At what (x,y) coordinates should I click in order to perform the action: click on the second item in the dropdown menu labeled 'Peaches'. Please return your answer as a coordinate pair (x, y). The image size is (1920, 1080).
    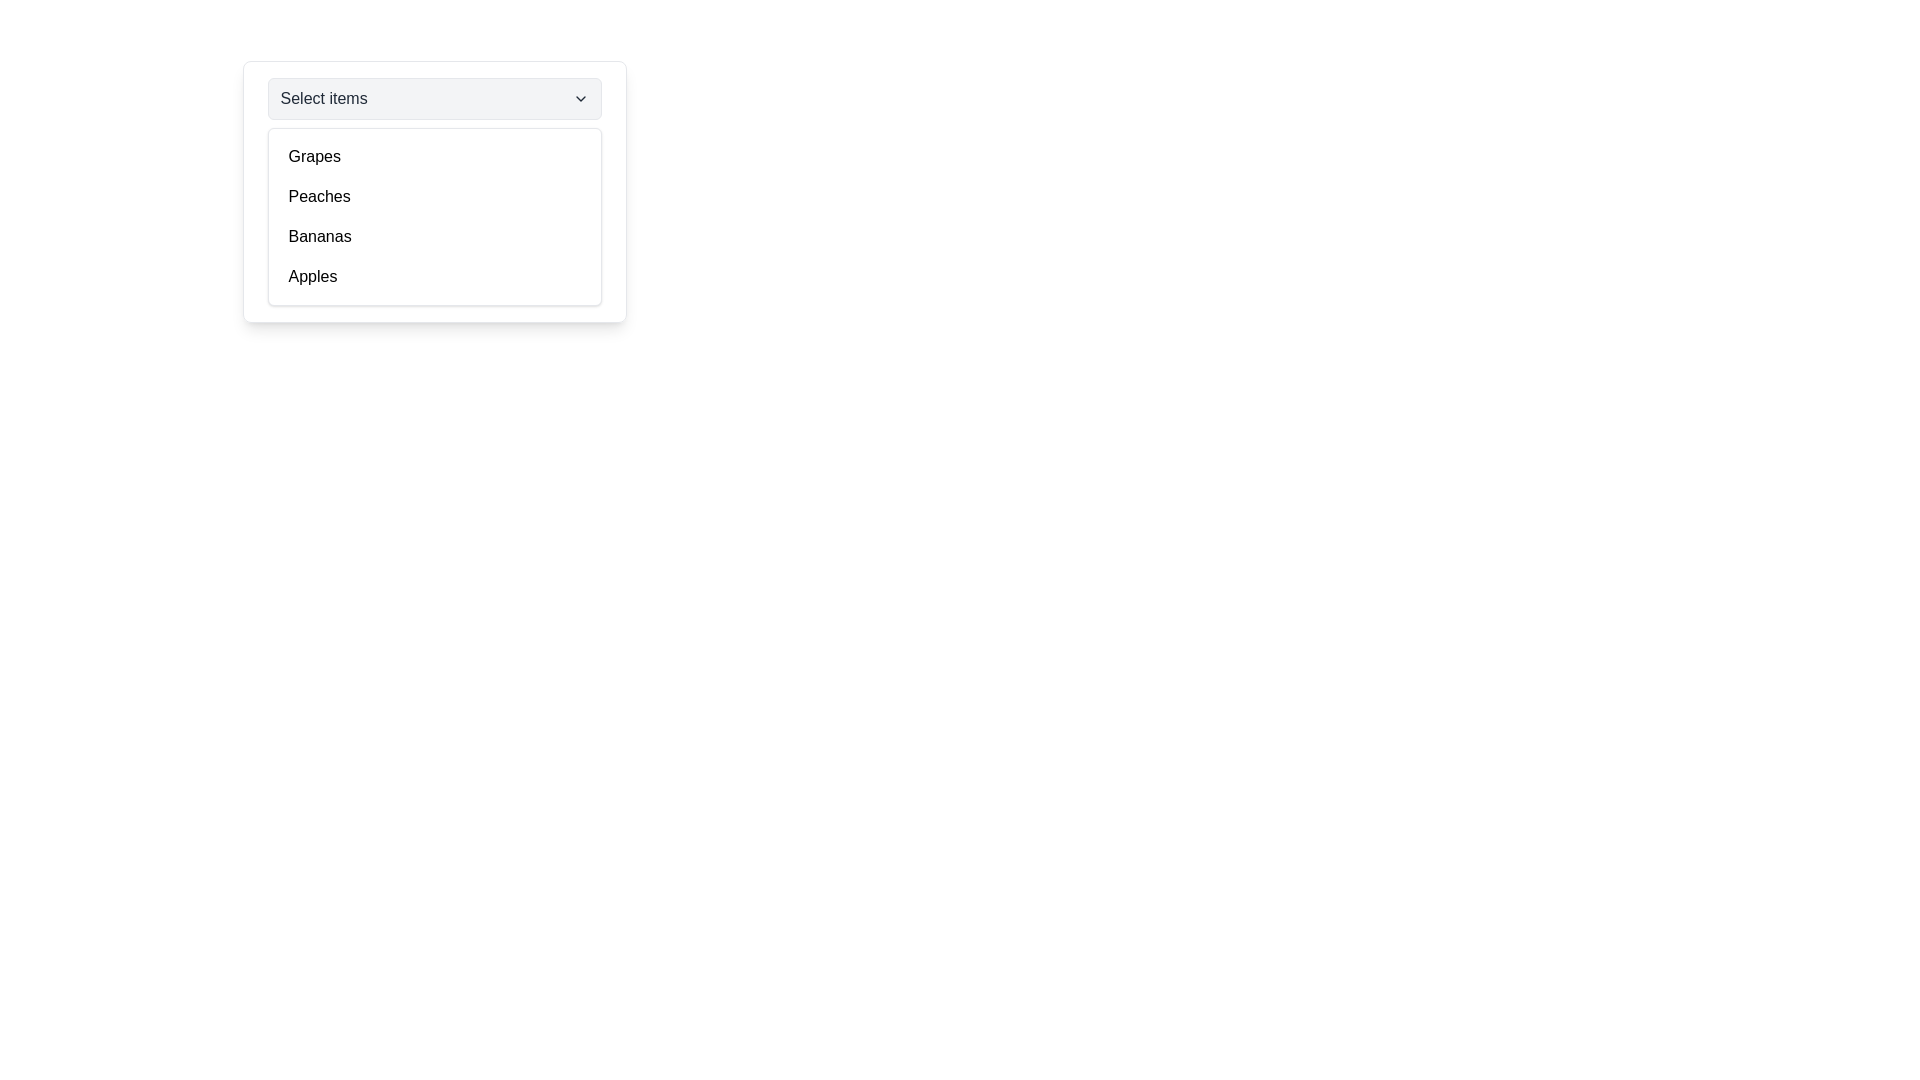
    Looking at the image, I should click on (433, 196).